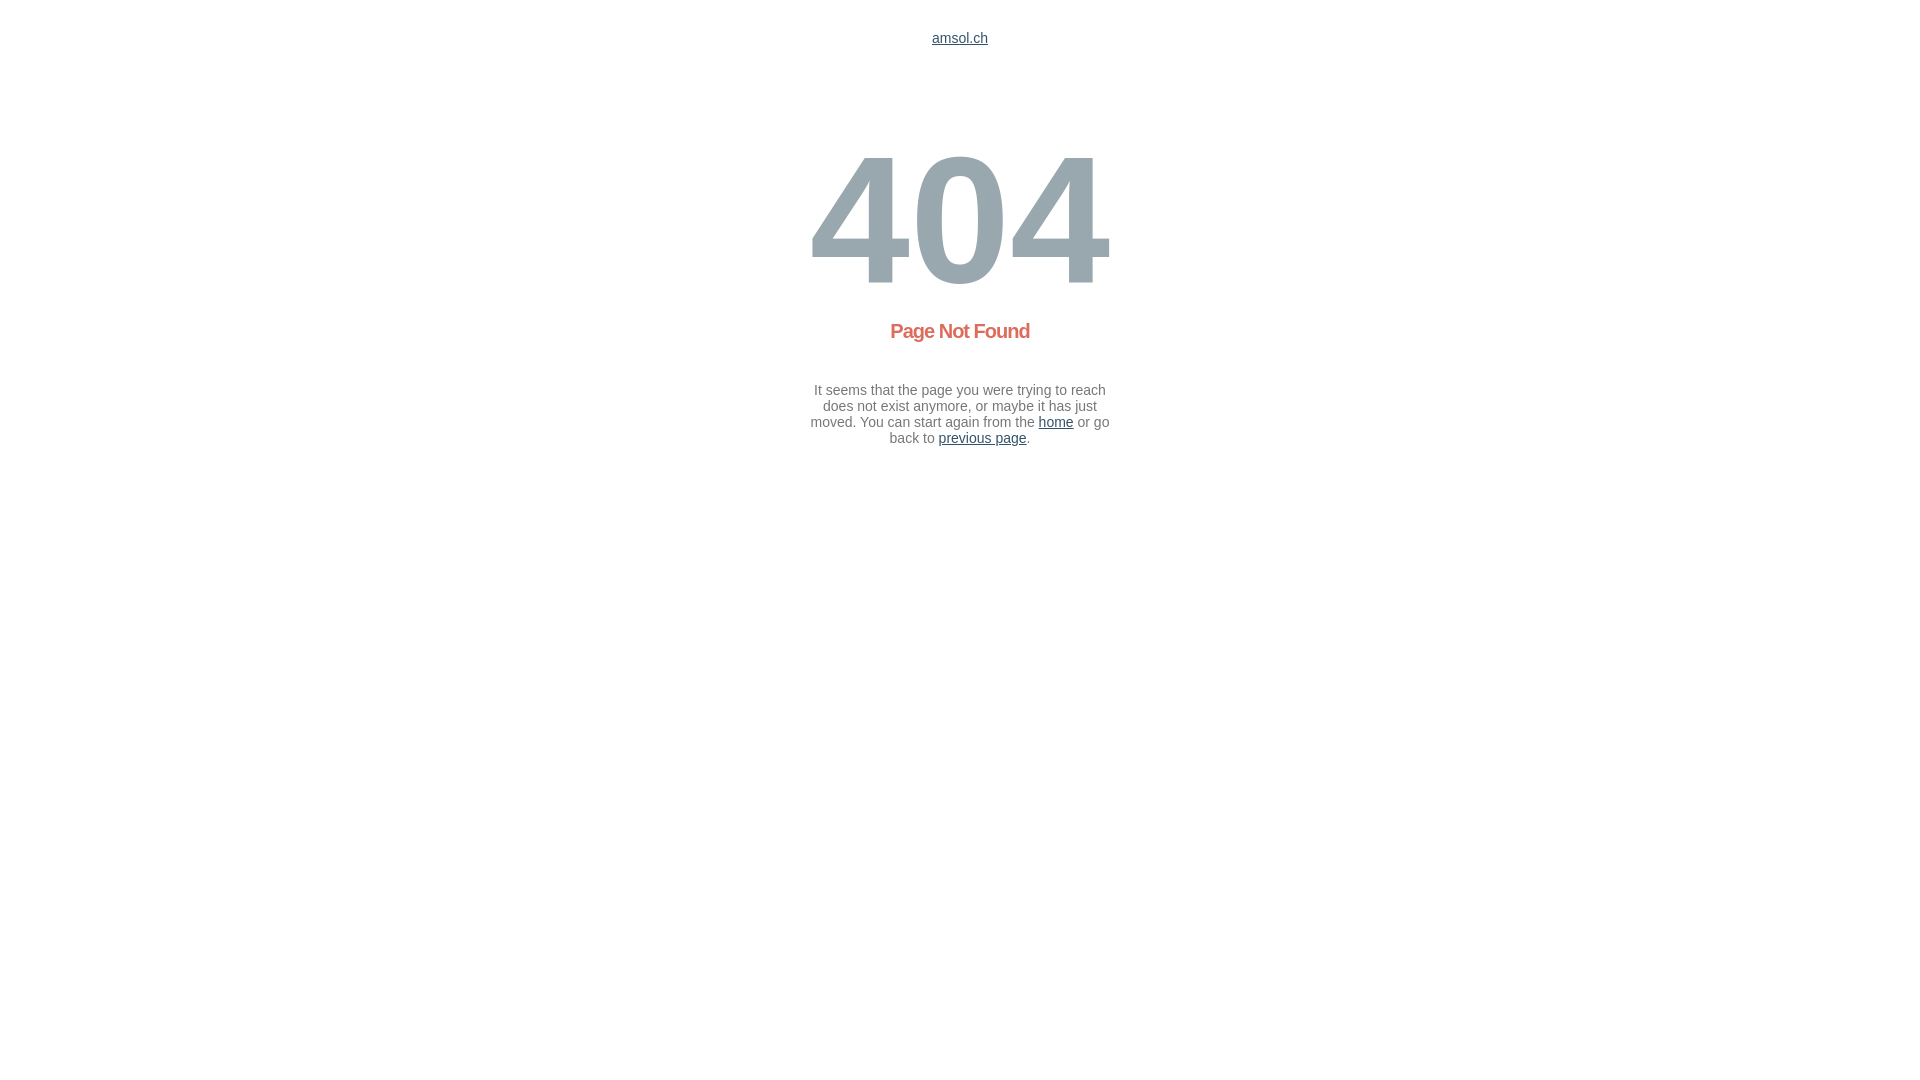 The image size is (1920, 1080). What do you see at coordinates (1055, 420) in the screenshot?
I see `'home'` at bounding box center [1055, 420].